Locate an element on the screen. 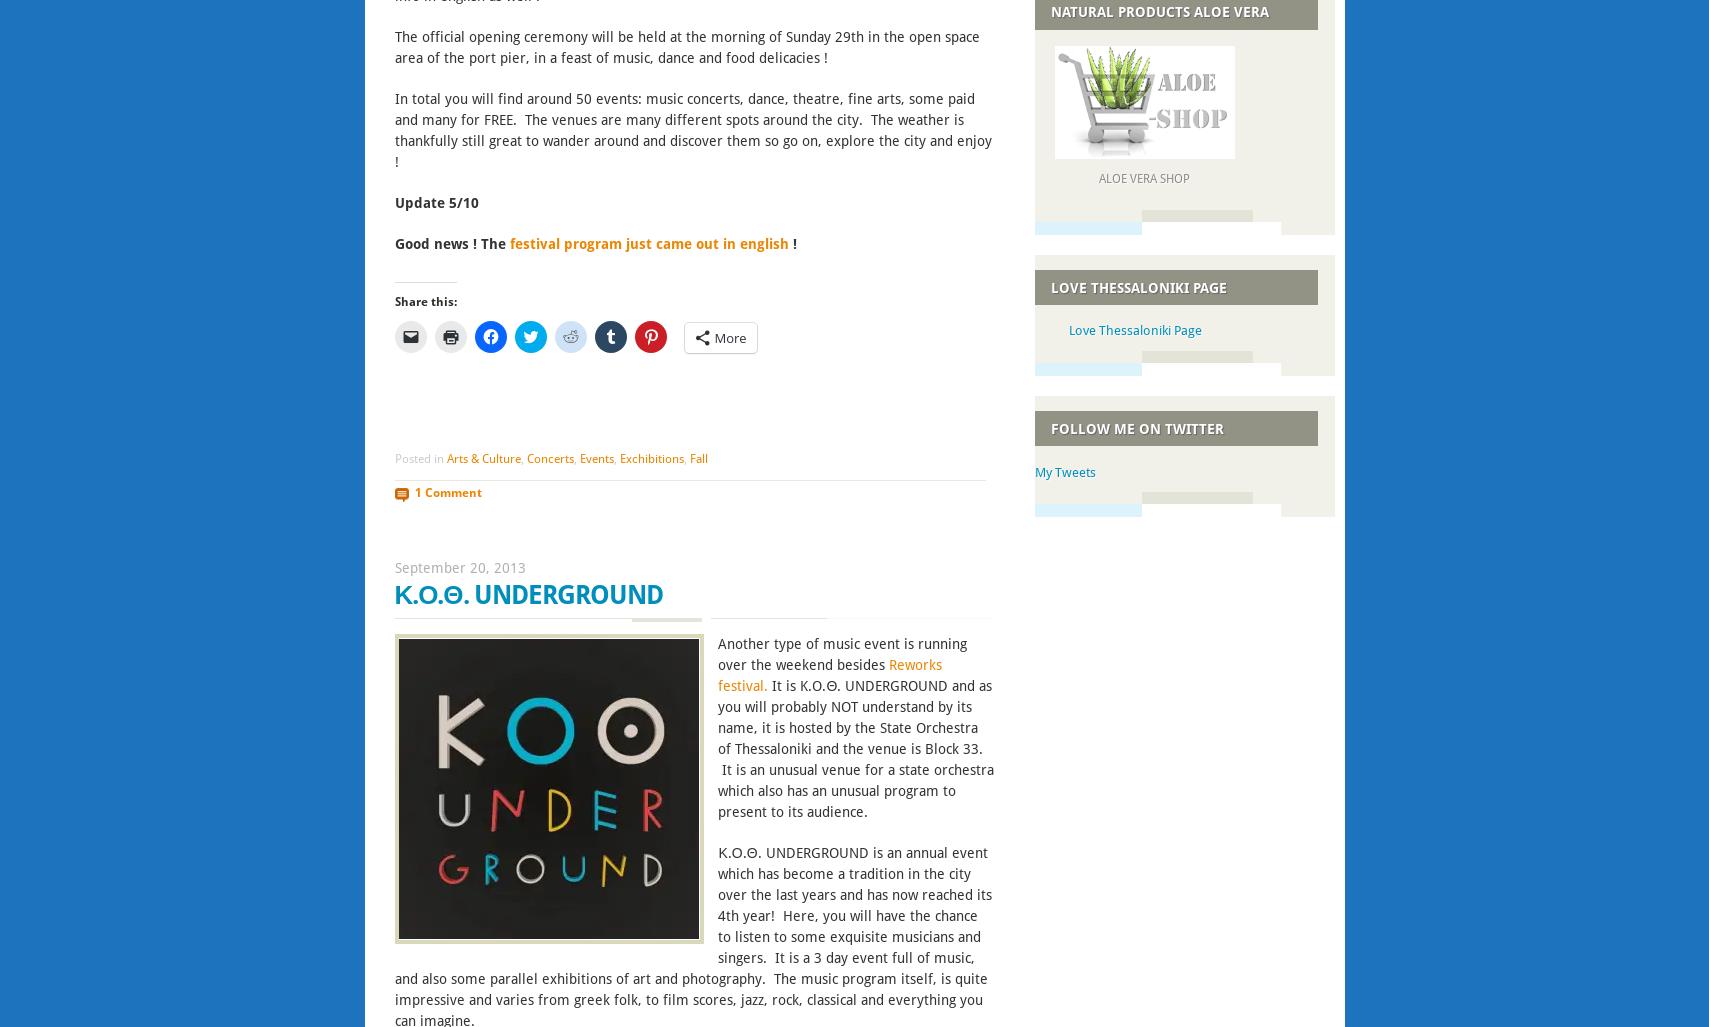 The height and width of the screenshot is (1027, 1709). 'Follow me on Twitter' is located at coordinates (1136, 426).